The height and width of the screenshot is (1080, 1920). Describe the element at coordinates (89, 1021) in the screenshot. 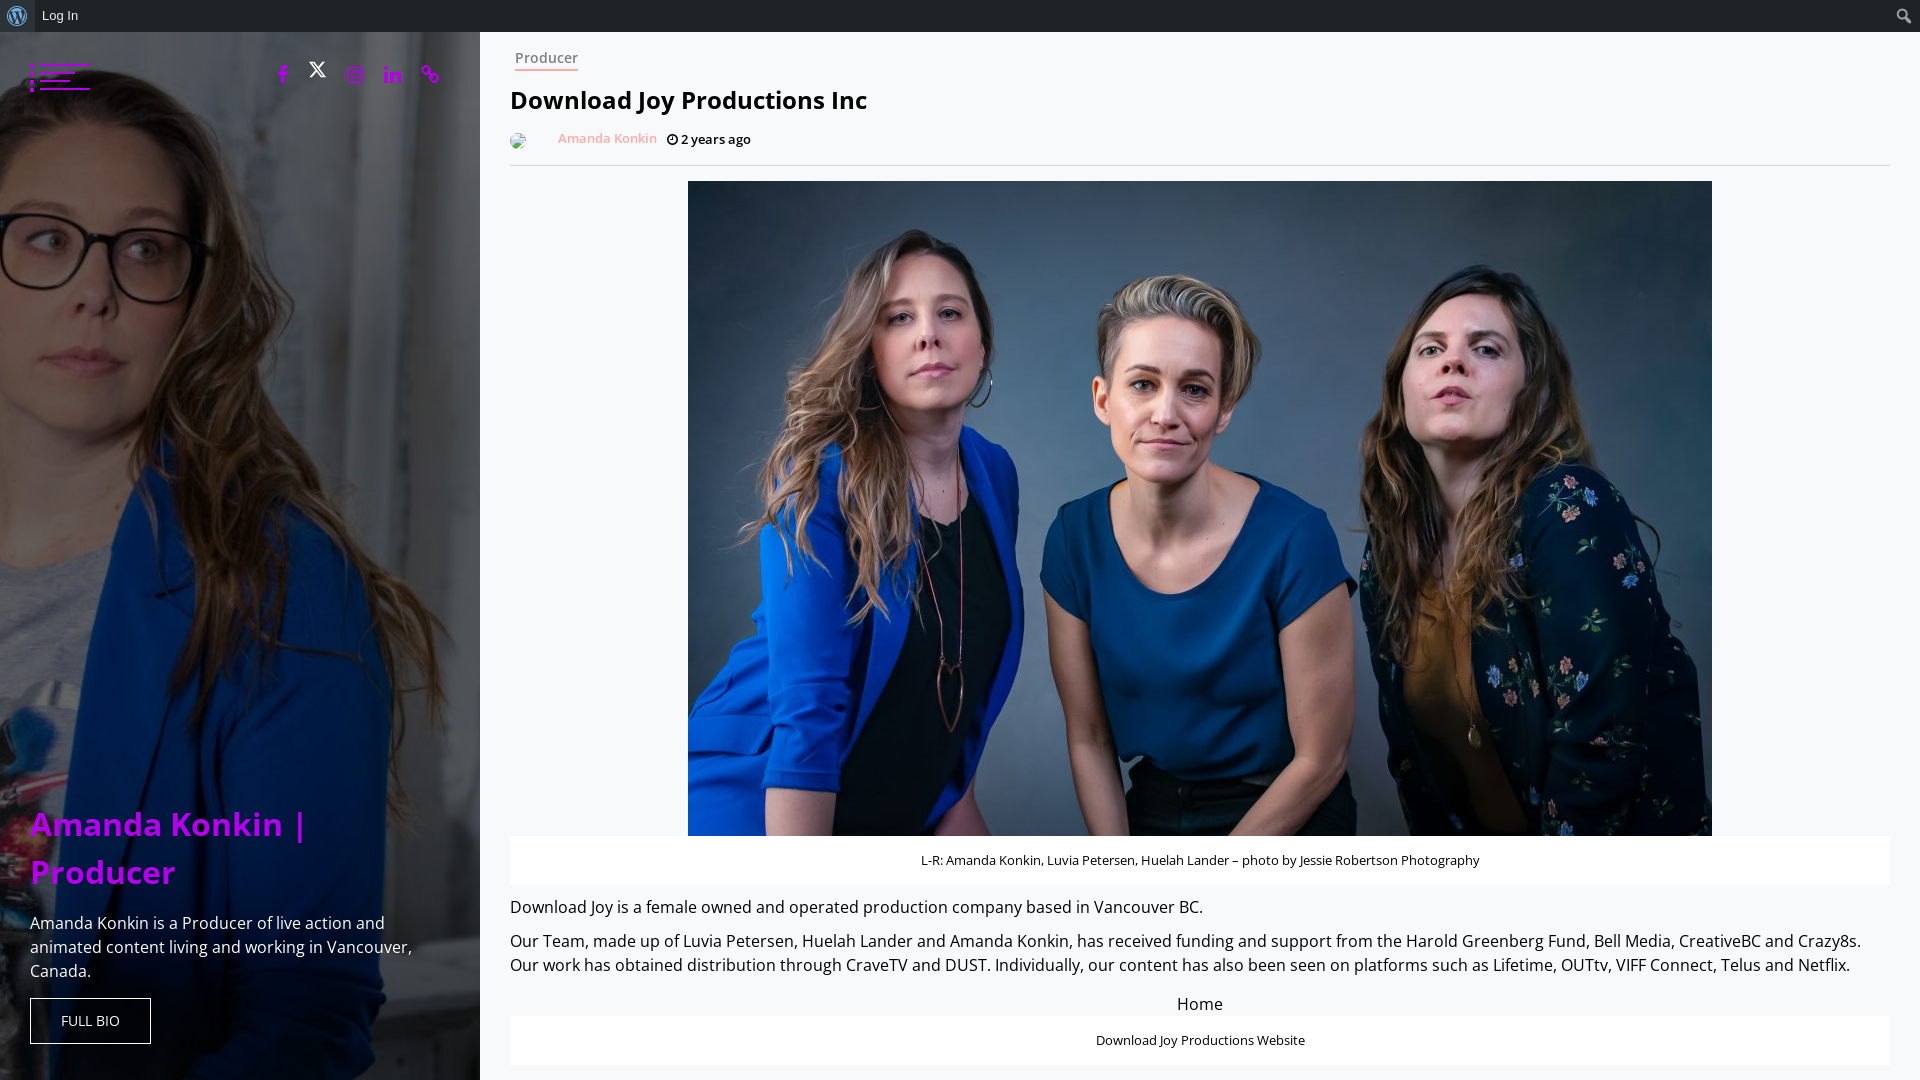

I see `'FULL BIO'` at that location.